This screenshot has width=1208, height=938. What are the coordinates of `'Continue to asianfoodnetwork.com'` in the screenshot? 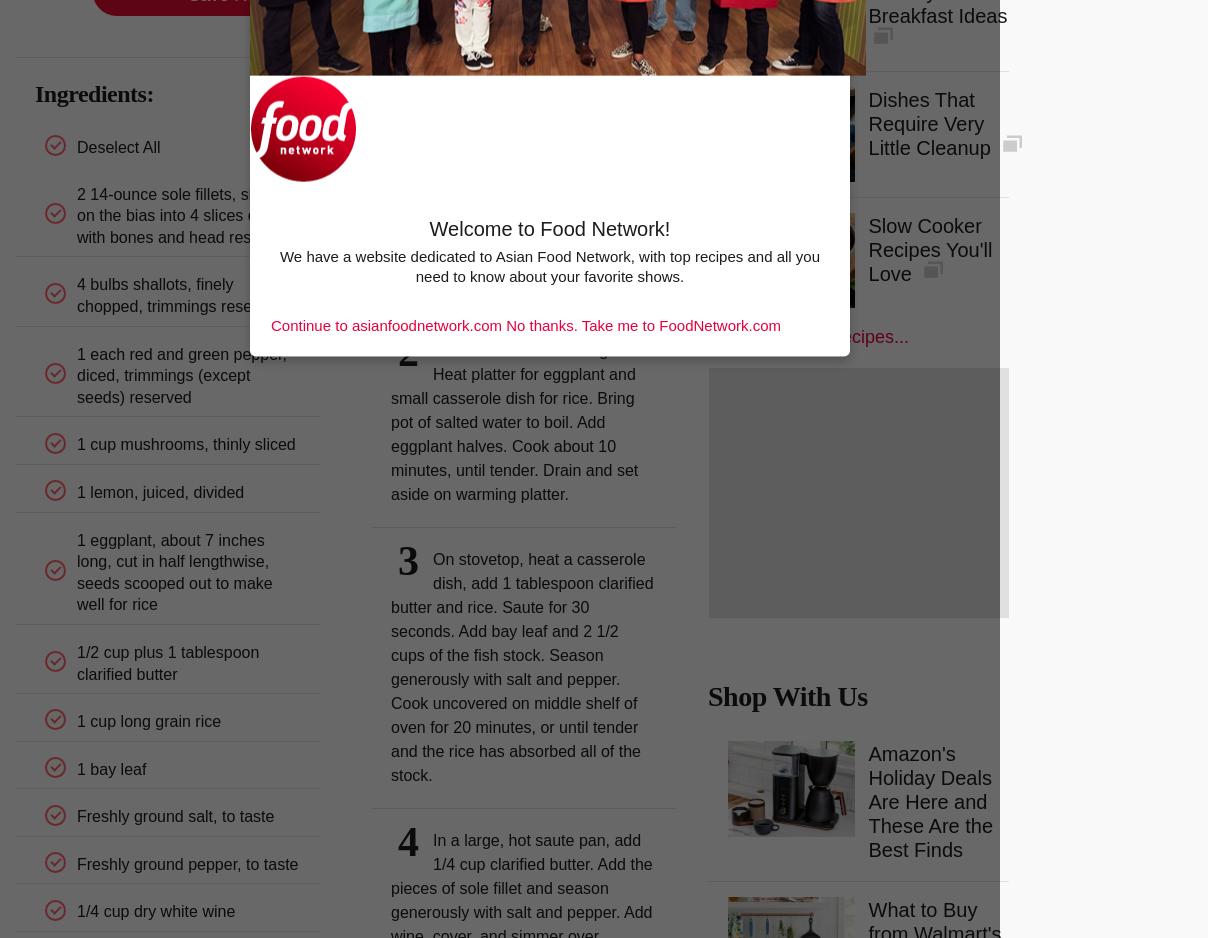 It's located at (270, 323).